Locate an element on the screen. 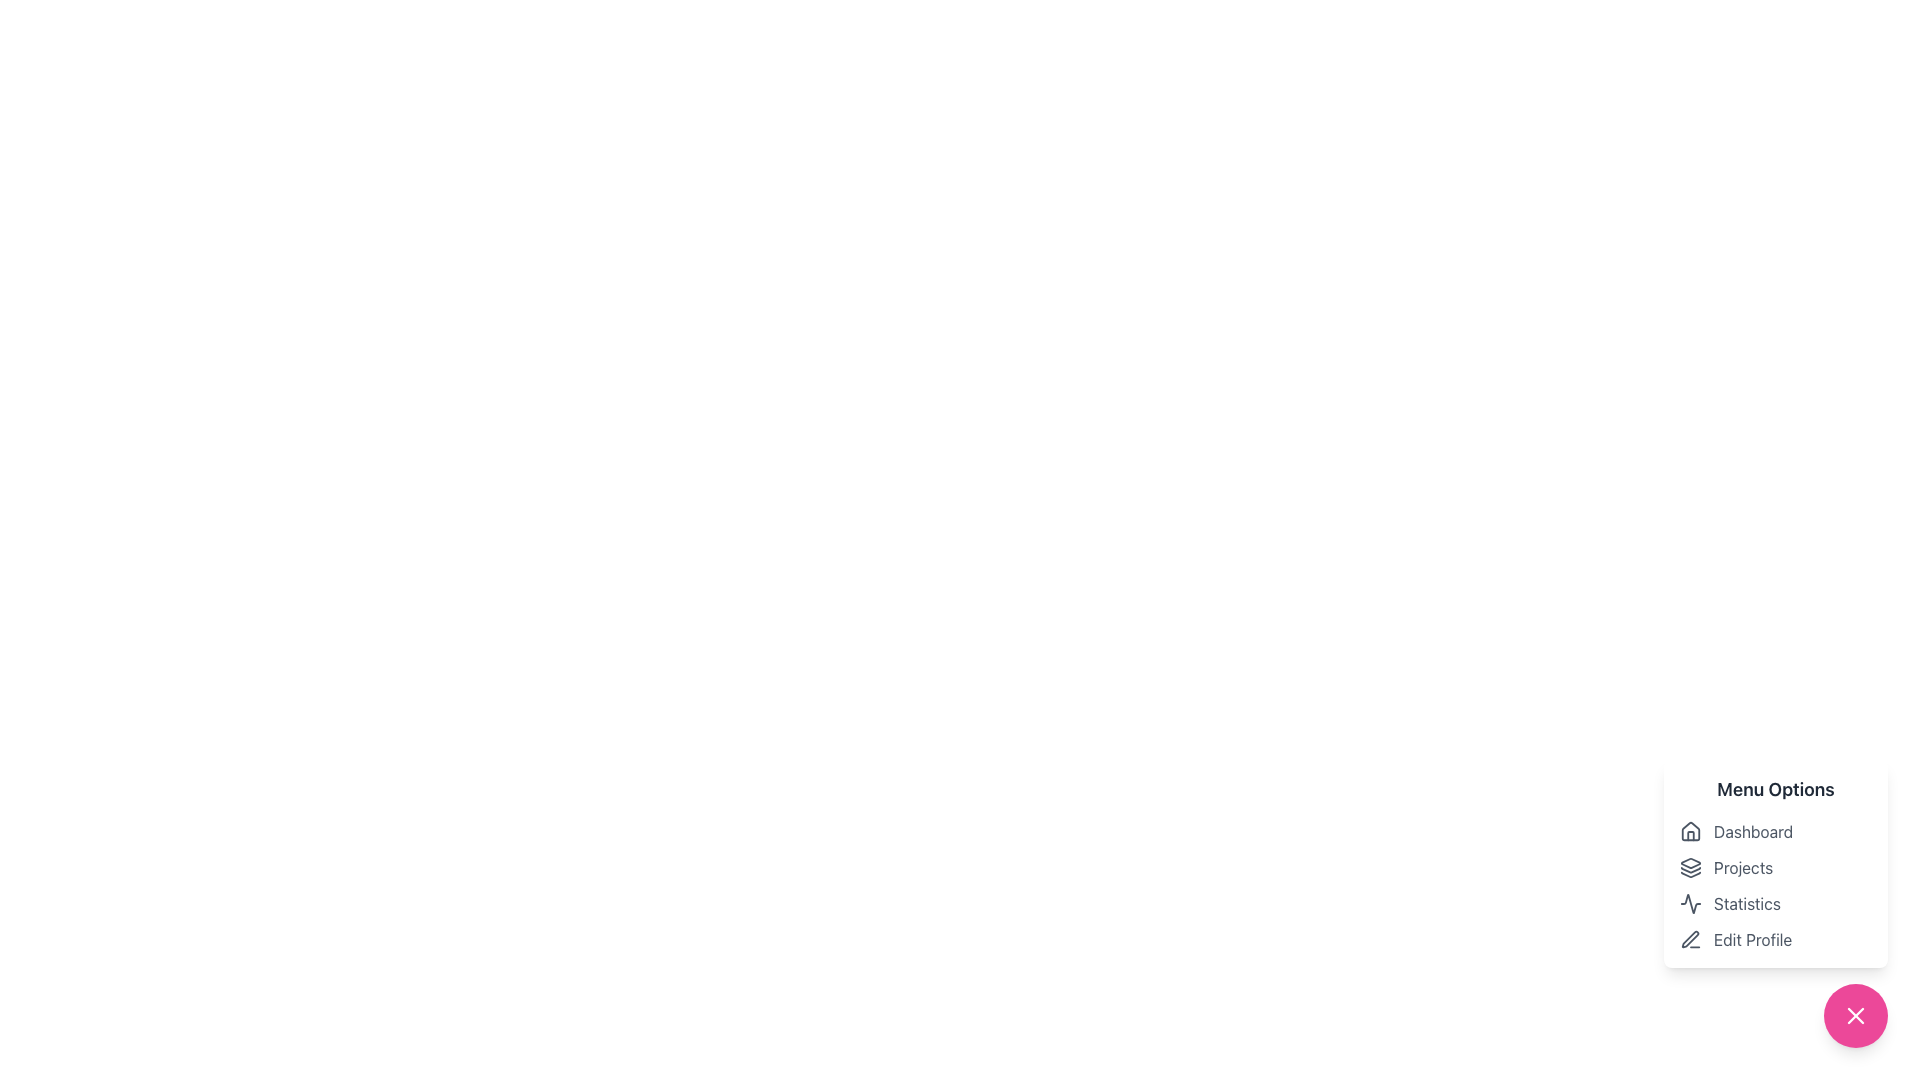 This screenshot has width=1920, height=1080. the 'Dashboard' navigation link, which is represented by a house-shaped icon followed by the text styled in gray that changes to pink on hover is located at coordinates (1776, 832).